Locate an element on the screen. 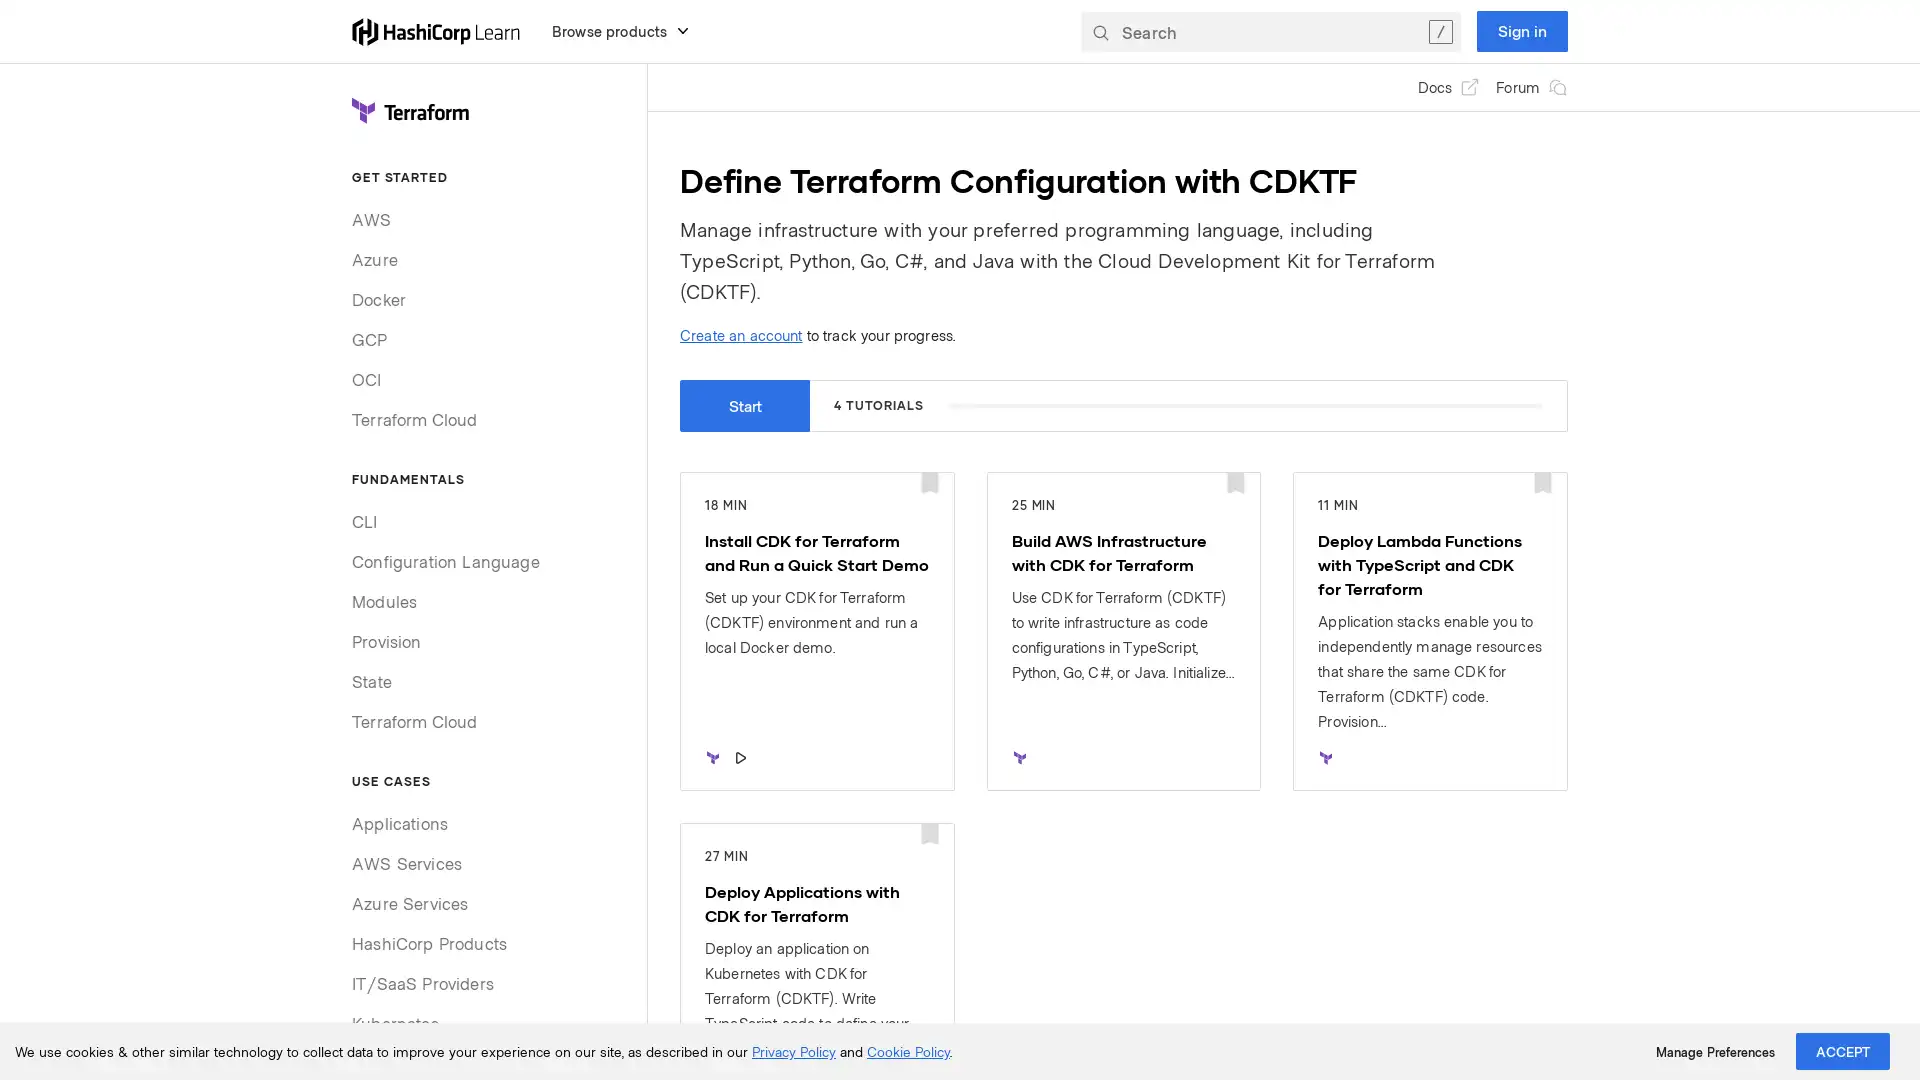 The image size is (1920, 1080). ACCEPT is located at coordinates (1842, 1050).